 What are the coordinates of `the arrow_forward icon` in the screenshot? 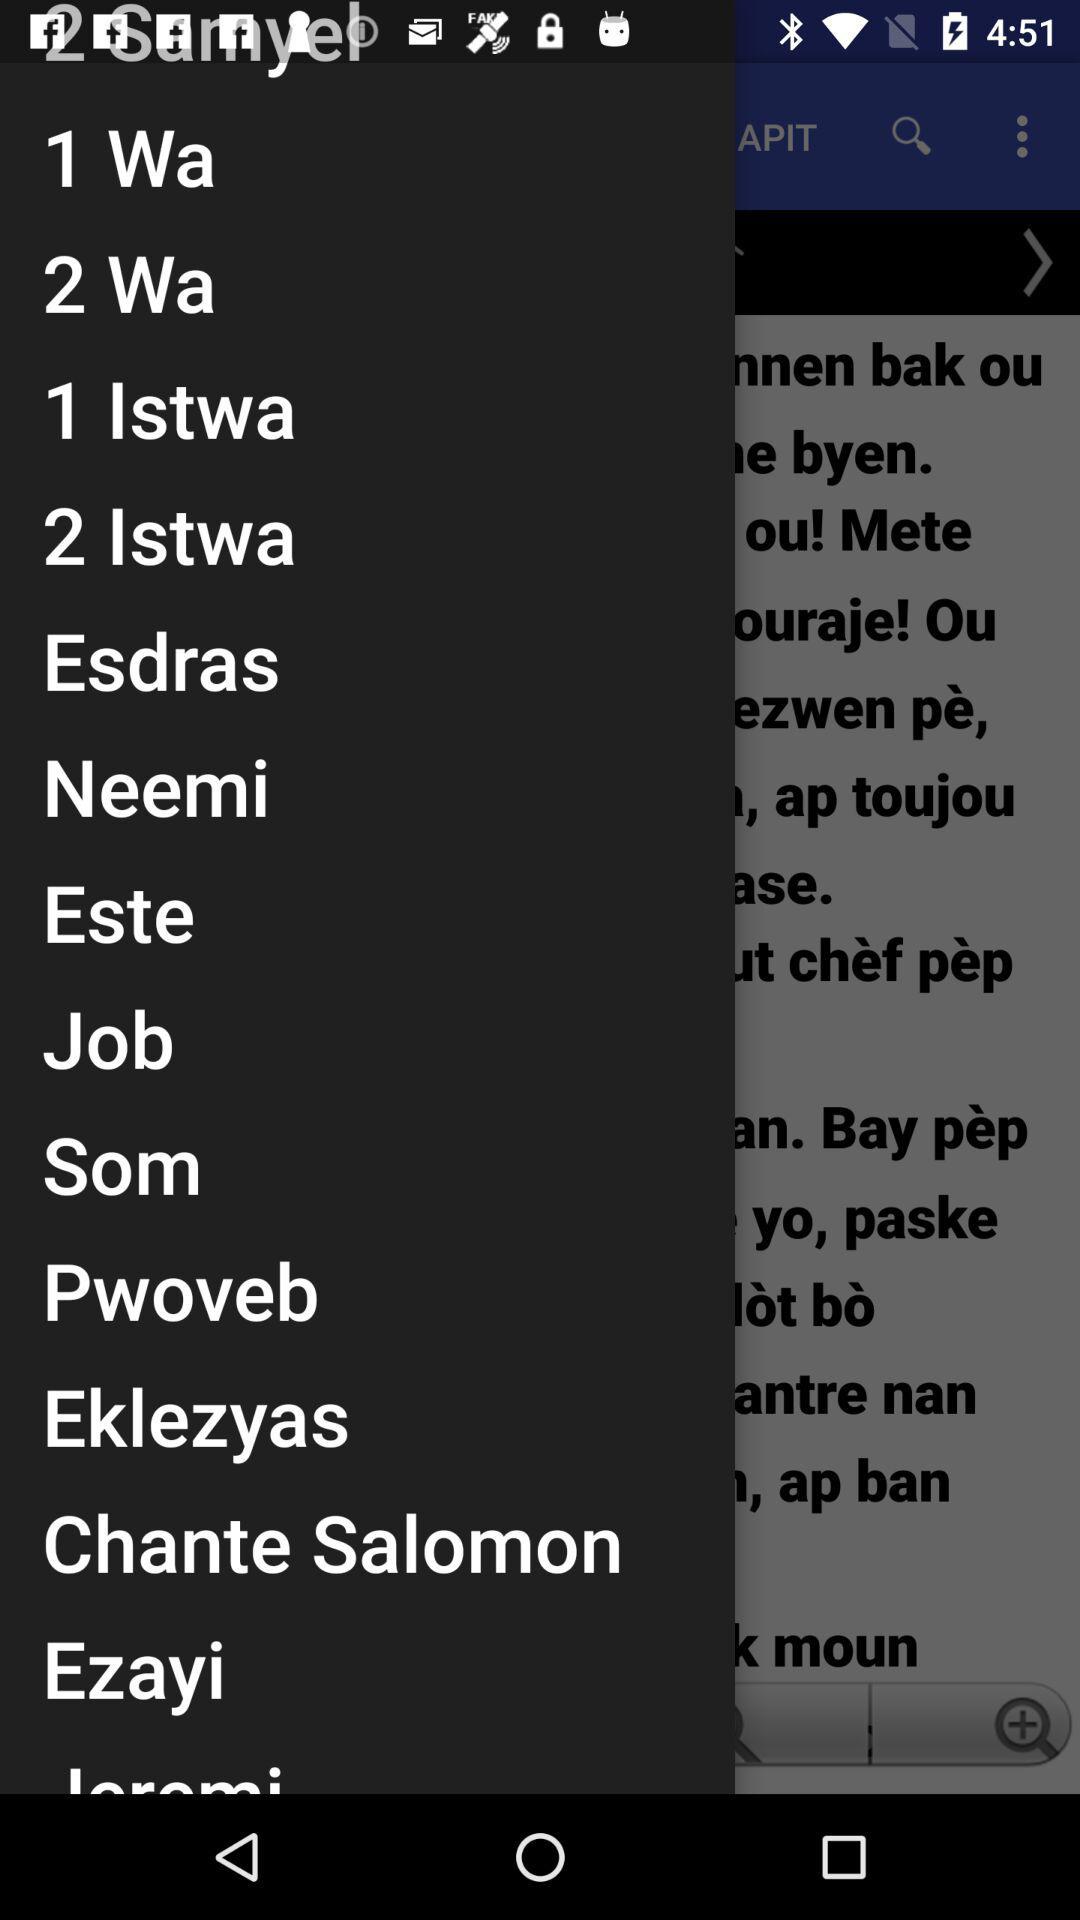 It's located at (1036, 261).